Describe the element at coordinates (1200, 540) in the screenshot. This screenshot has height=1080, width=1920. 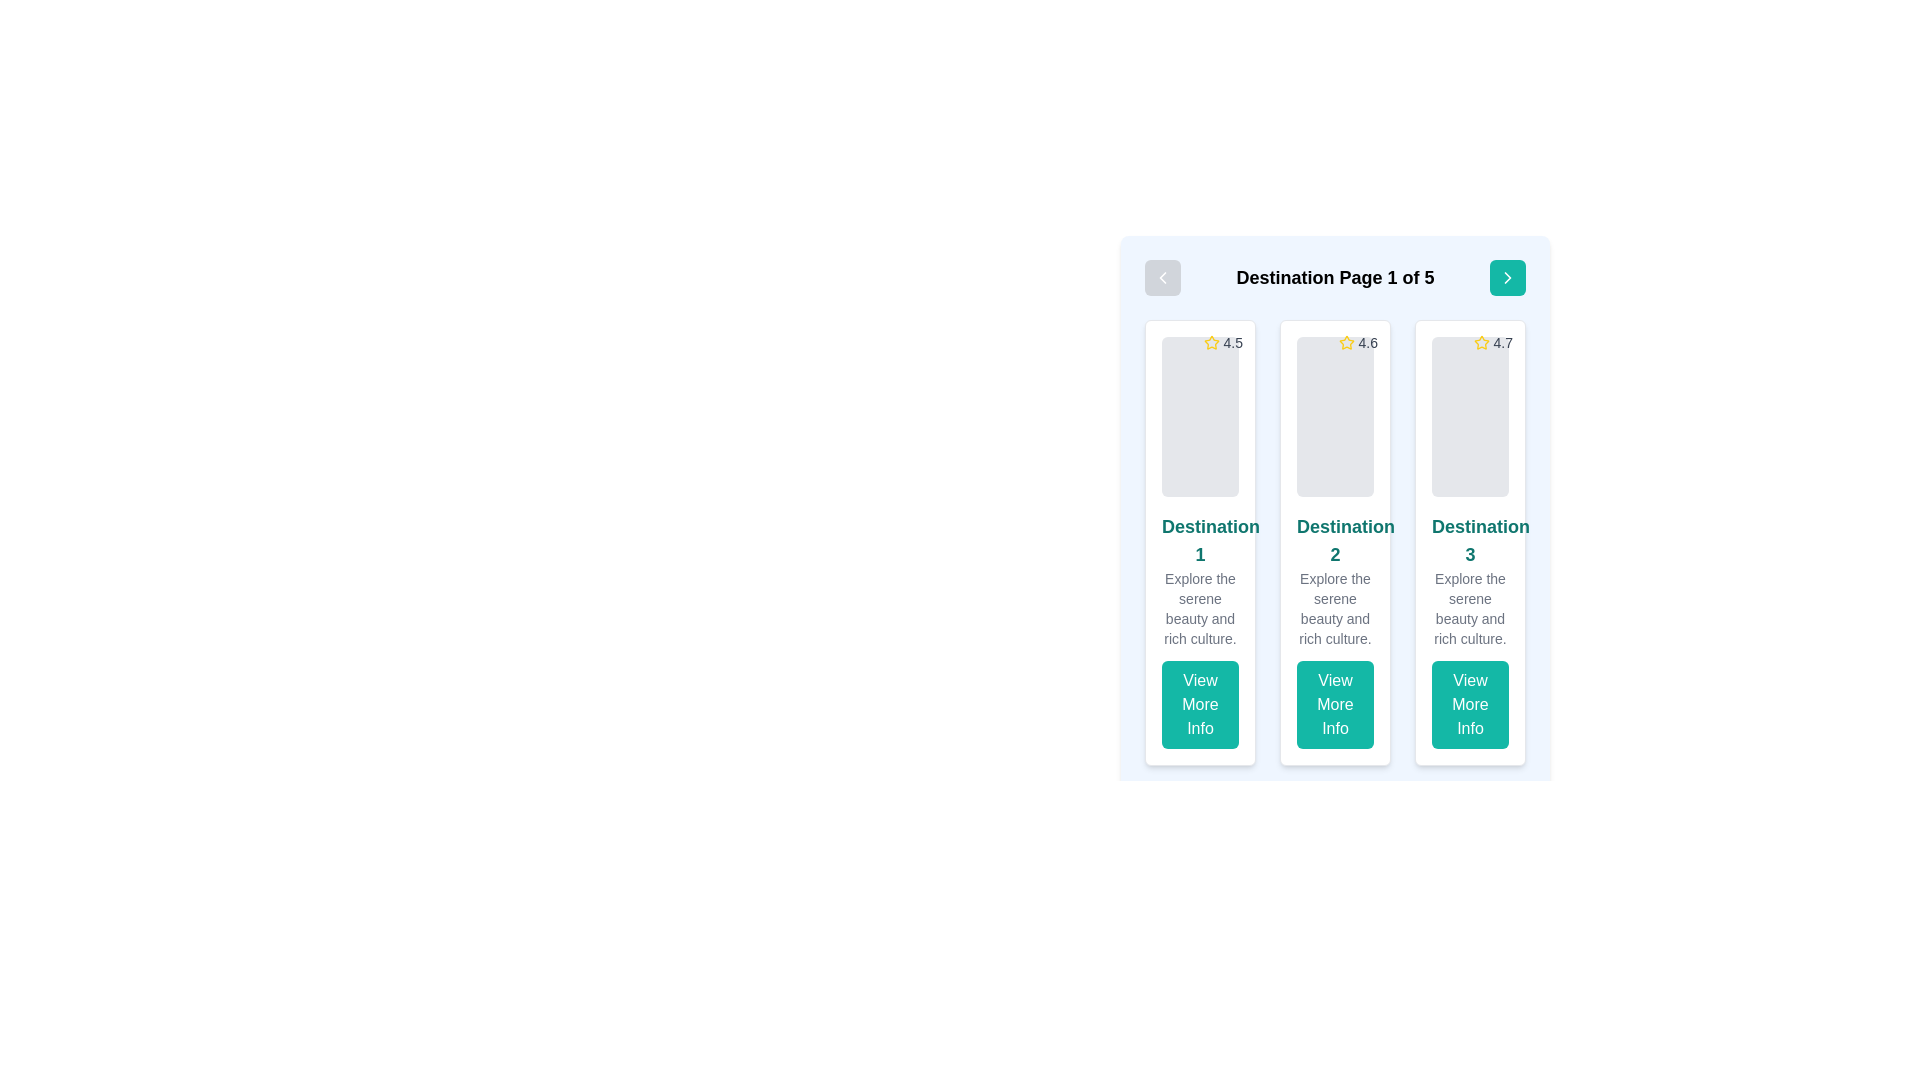
I see `the text label reading 'Destination 1', which is bold and teal-colored, positioned below an image placeholder within a bordered card` at that location.